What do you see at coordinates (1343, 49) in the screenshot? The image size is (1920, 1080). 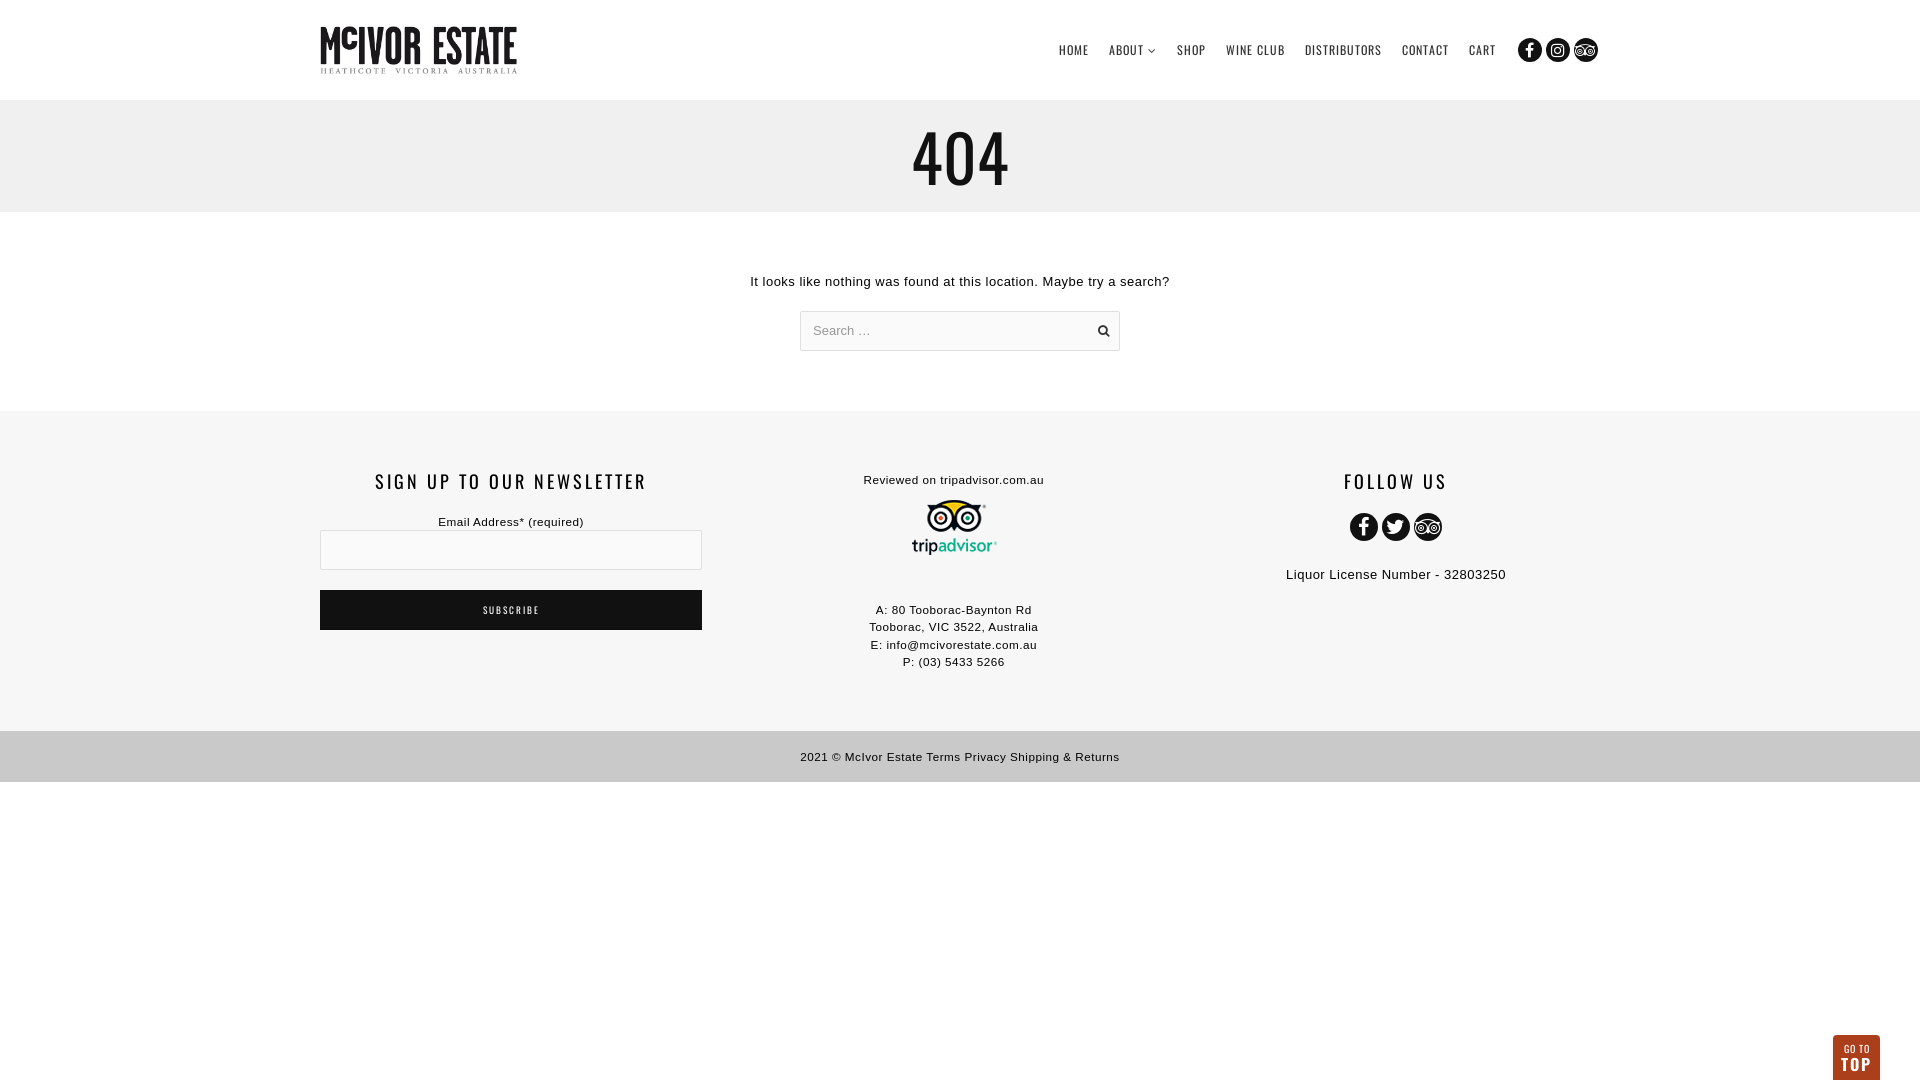 I see `'DISTRIBUTORS'` at bounding box center [1343, 49].